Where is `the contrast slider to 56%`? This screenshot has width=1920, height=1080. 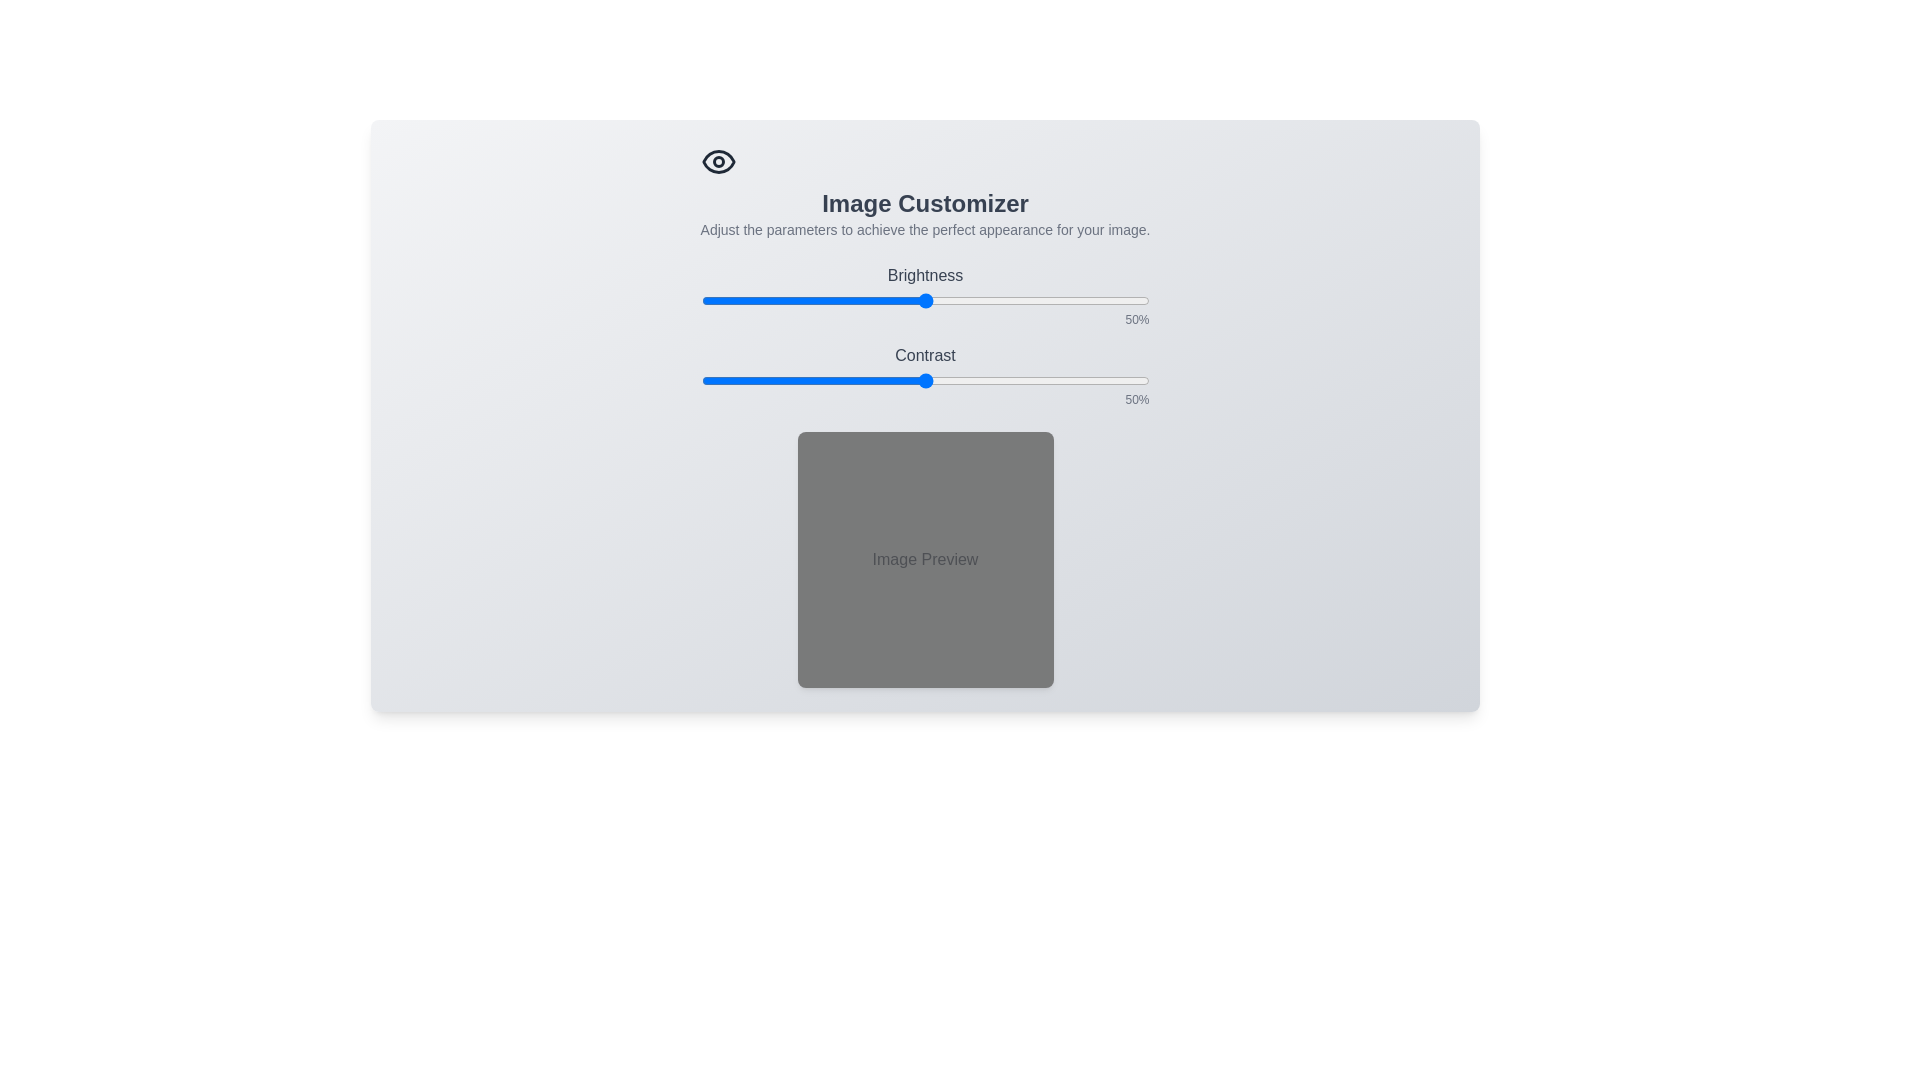
the contrast slider to 56% is located at coordinates (951, 381).